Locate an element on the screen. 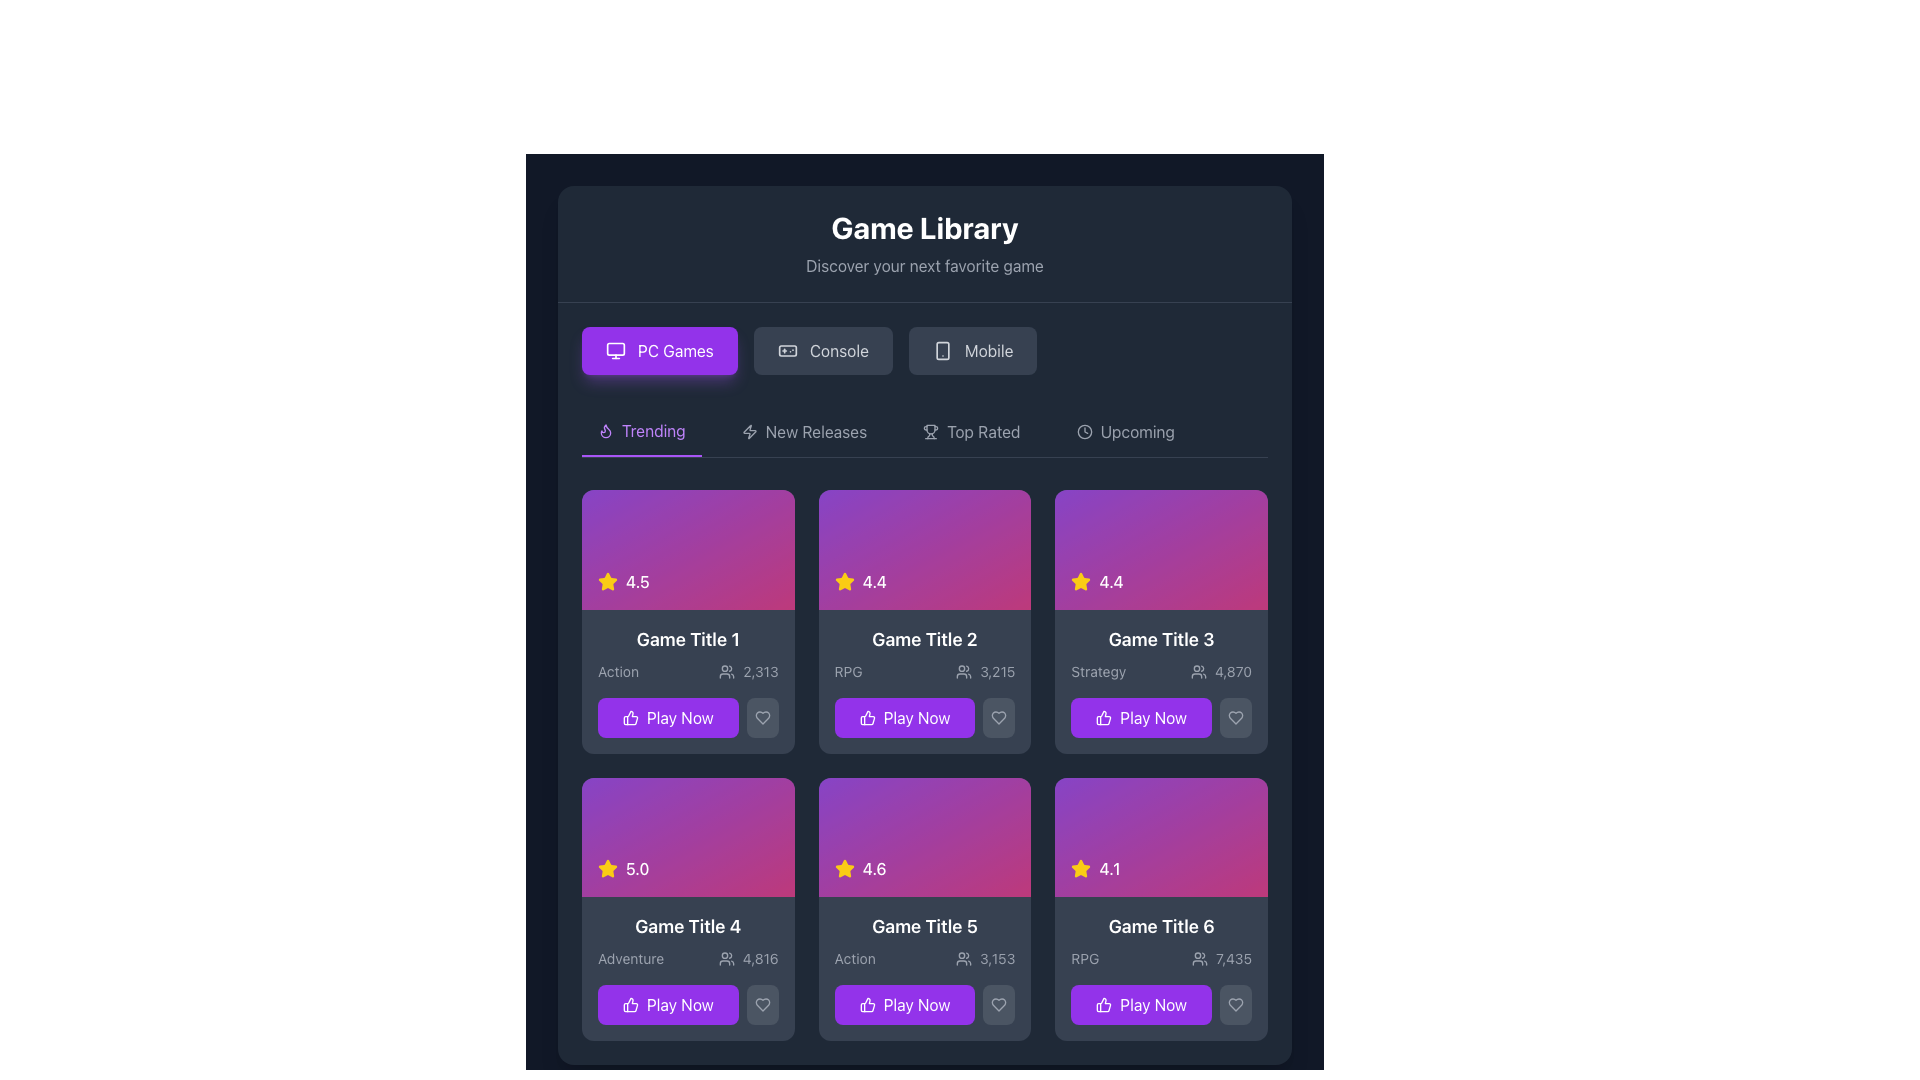  the call-to-action button located at the lower section of the card for 'Game Title 3' in the Trending tab to initiate gameplay is located at coordinates (1161, 716).